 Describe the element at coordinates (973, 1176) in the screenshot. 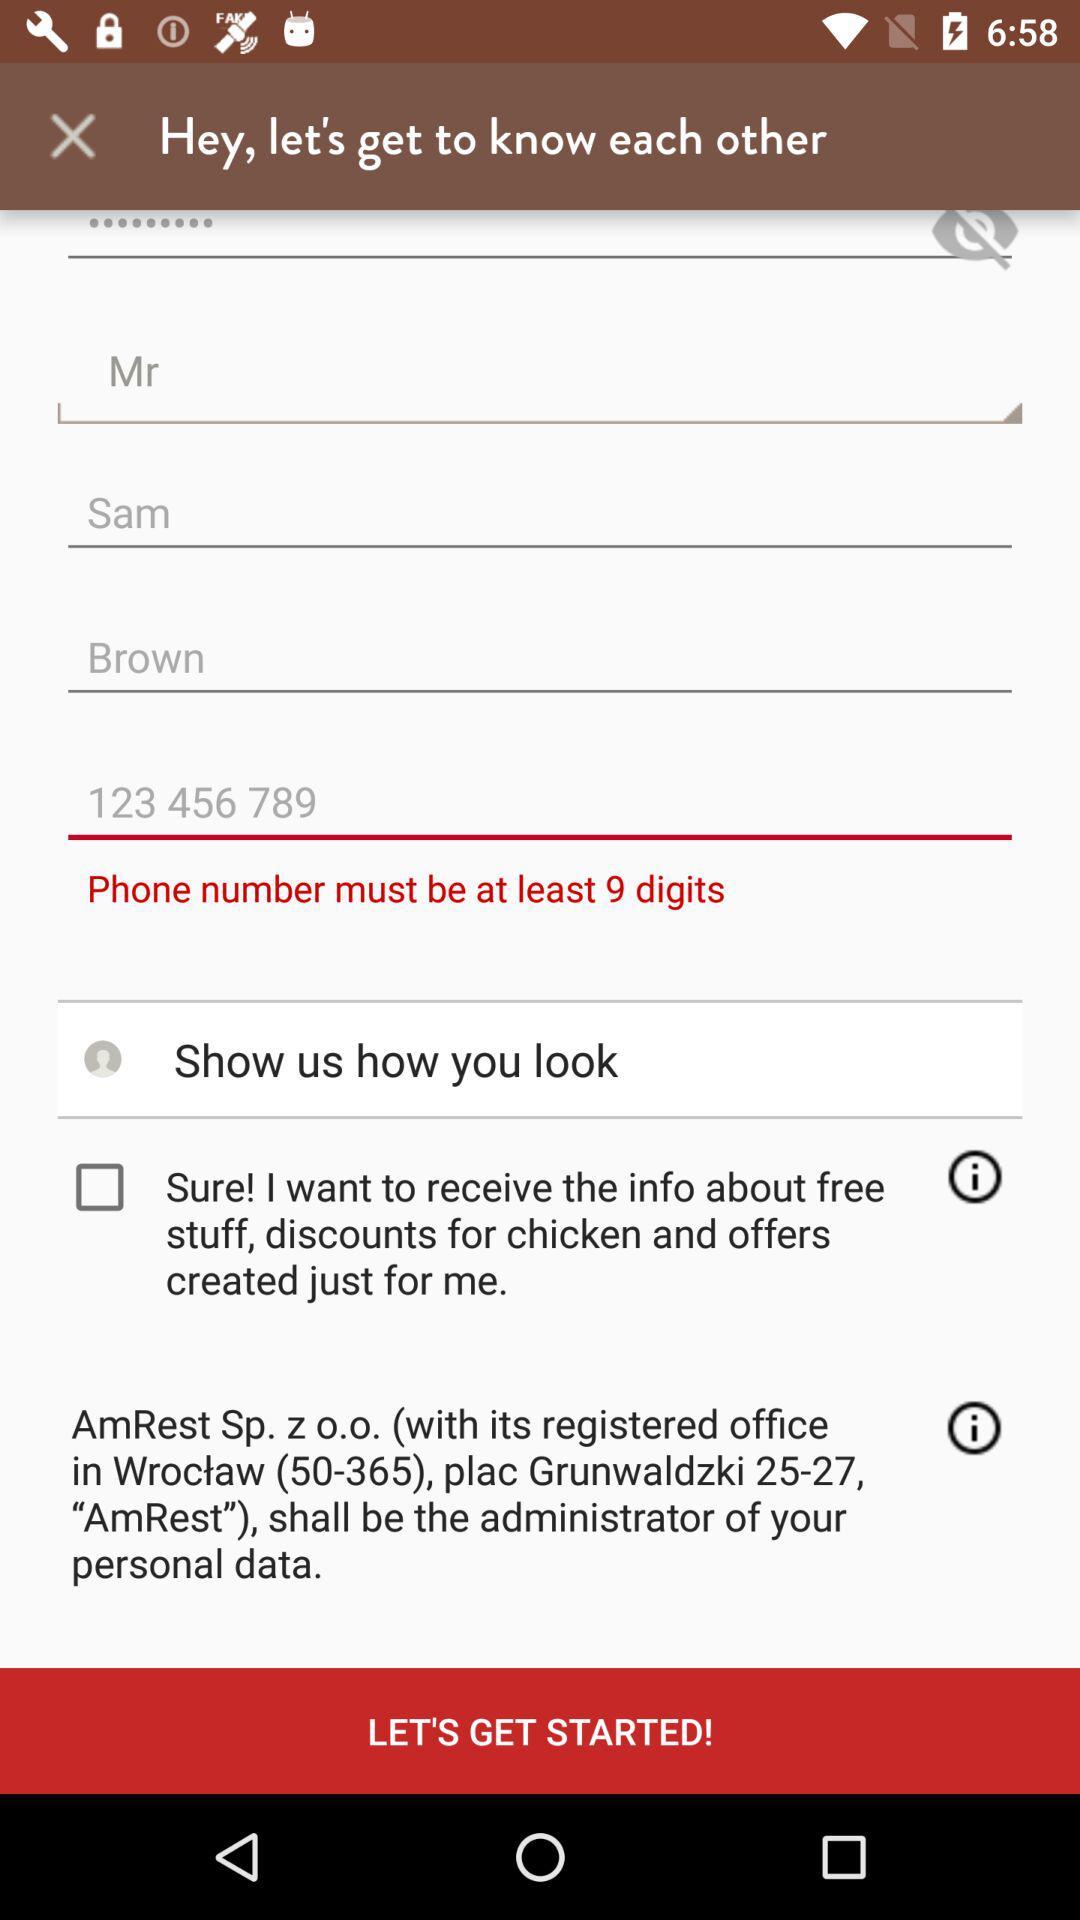

I see `see more information` at that location.